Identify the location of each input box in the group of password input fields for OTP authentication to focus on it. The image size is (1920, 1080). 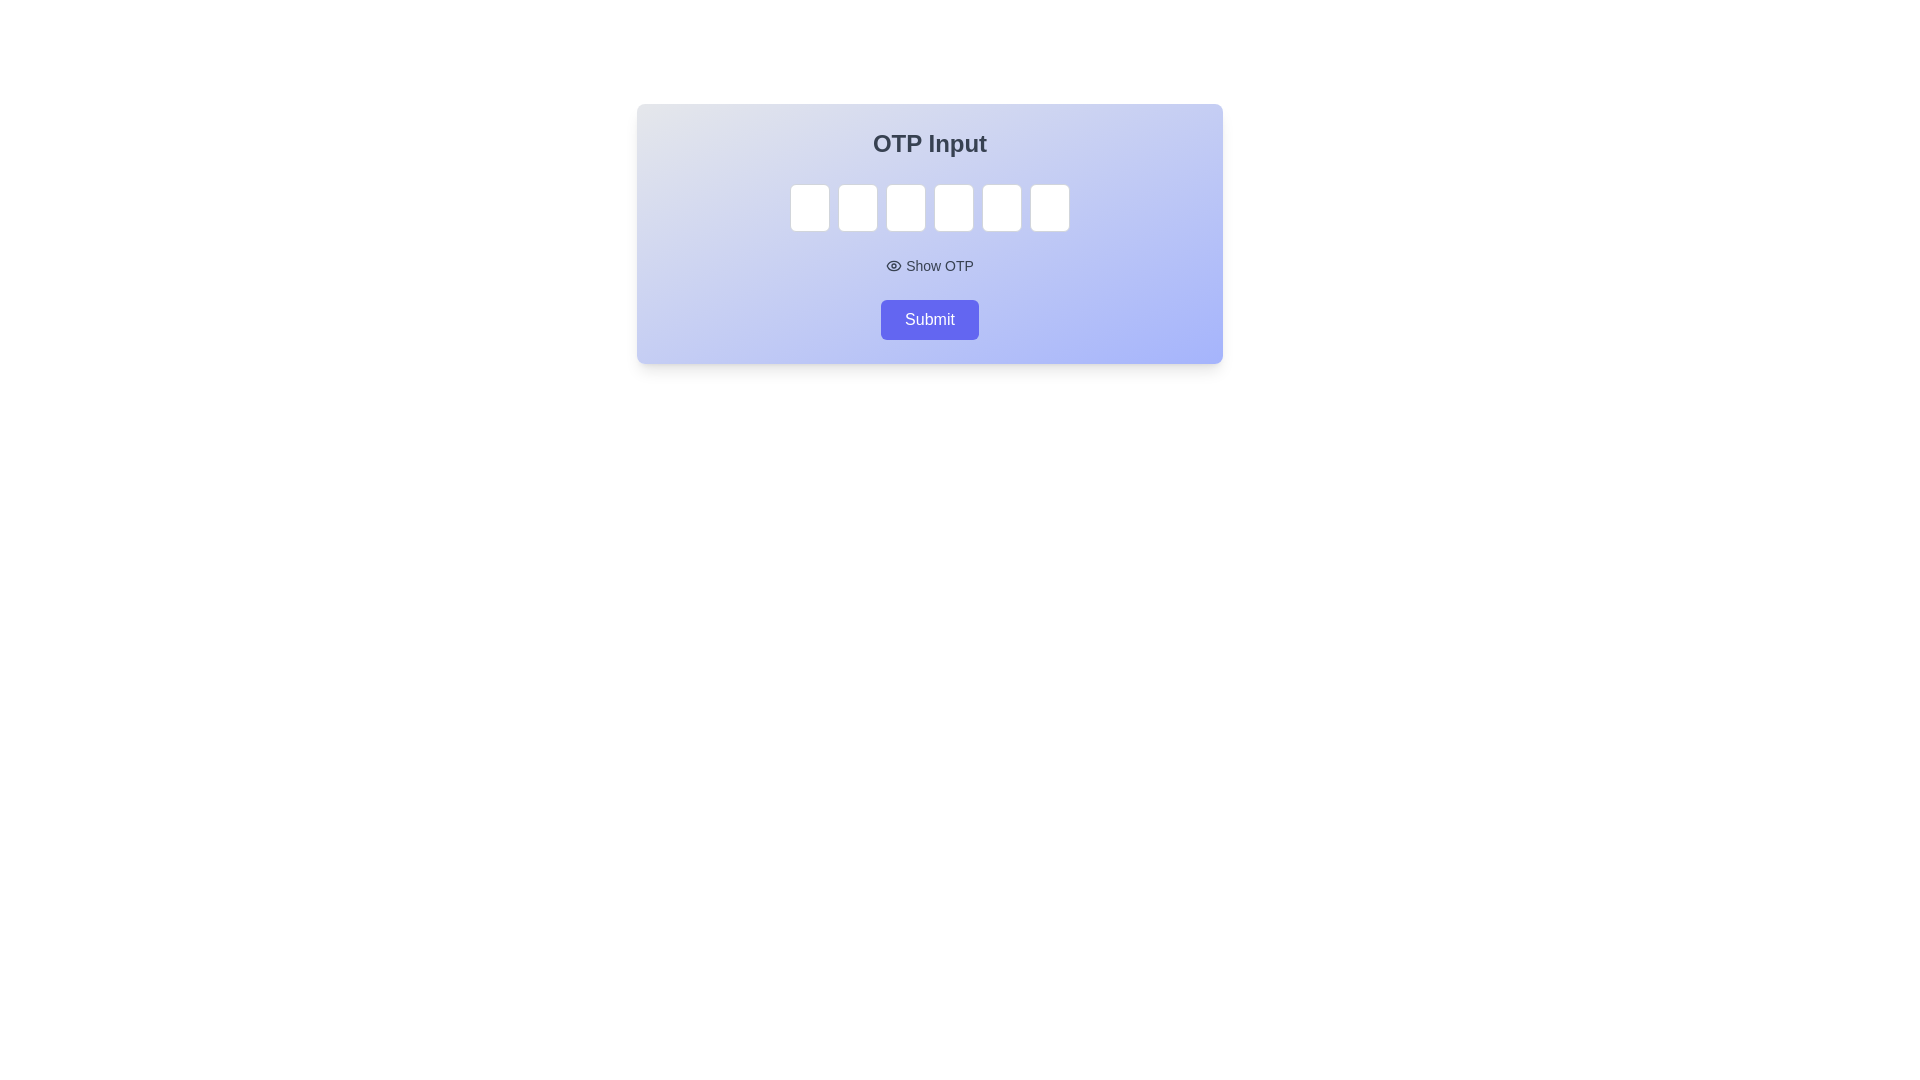
(929, 208).